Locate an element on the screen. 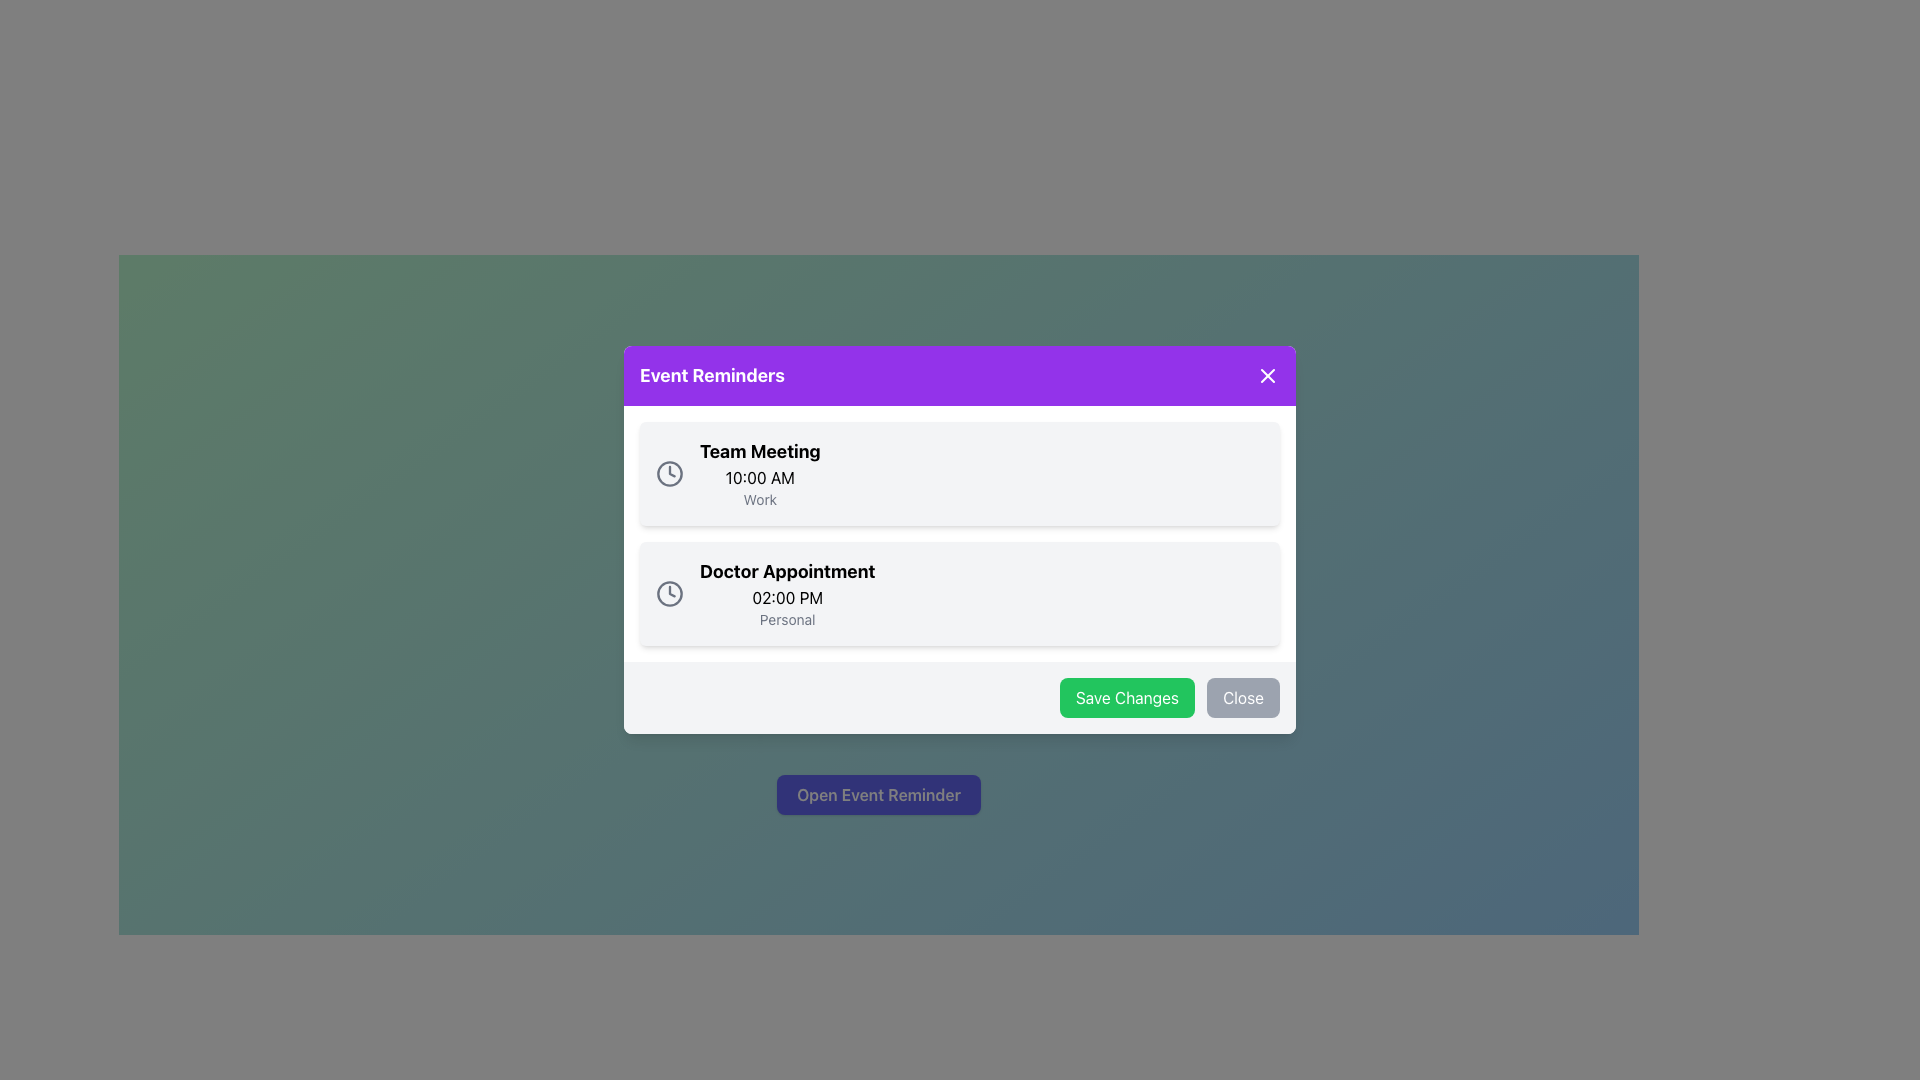  the decorative circle representing the face of the clock in the 'Team Meeting' panel located in the 'Event Reminders' section is located at coordinates (670, 593).